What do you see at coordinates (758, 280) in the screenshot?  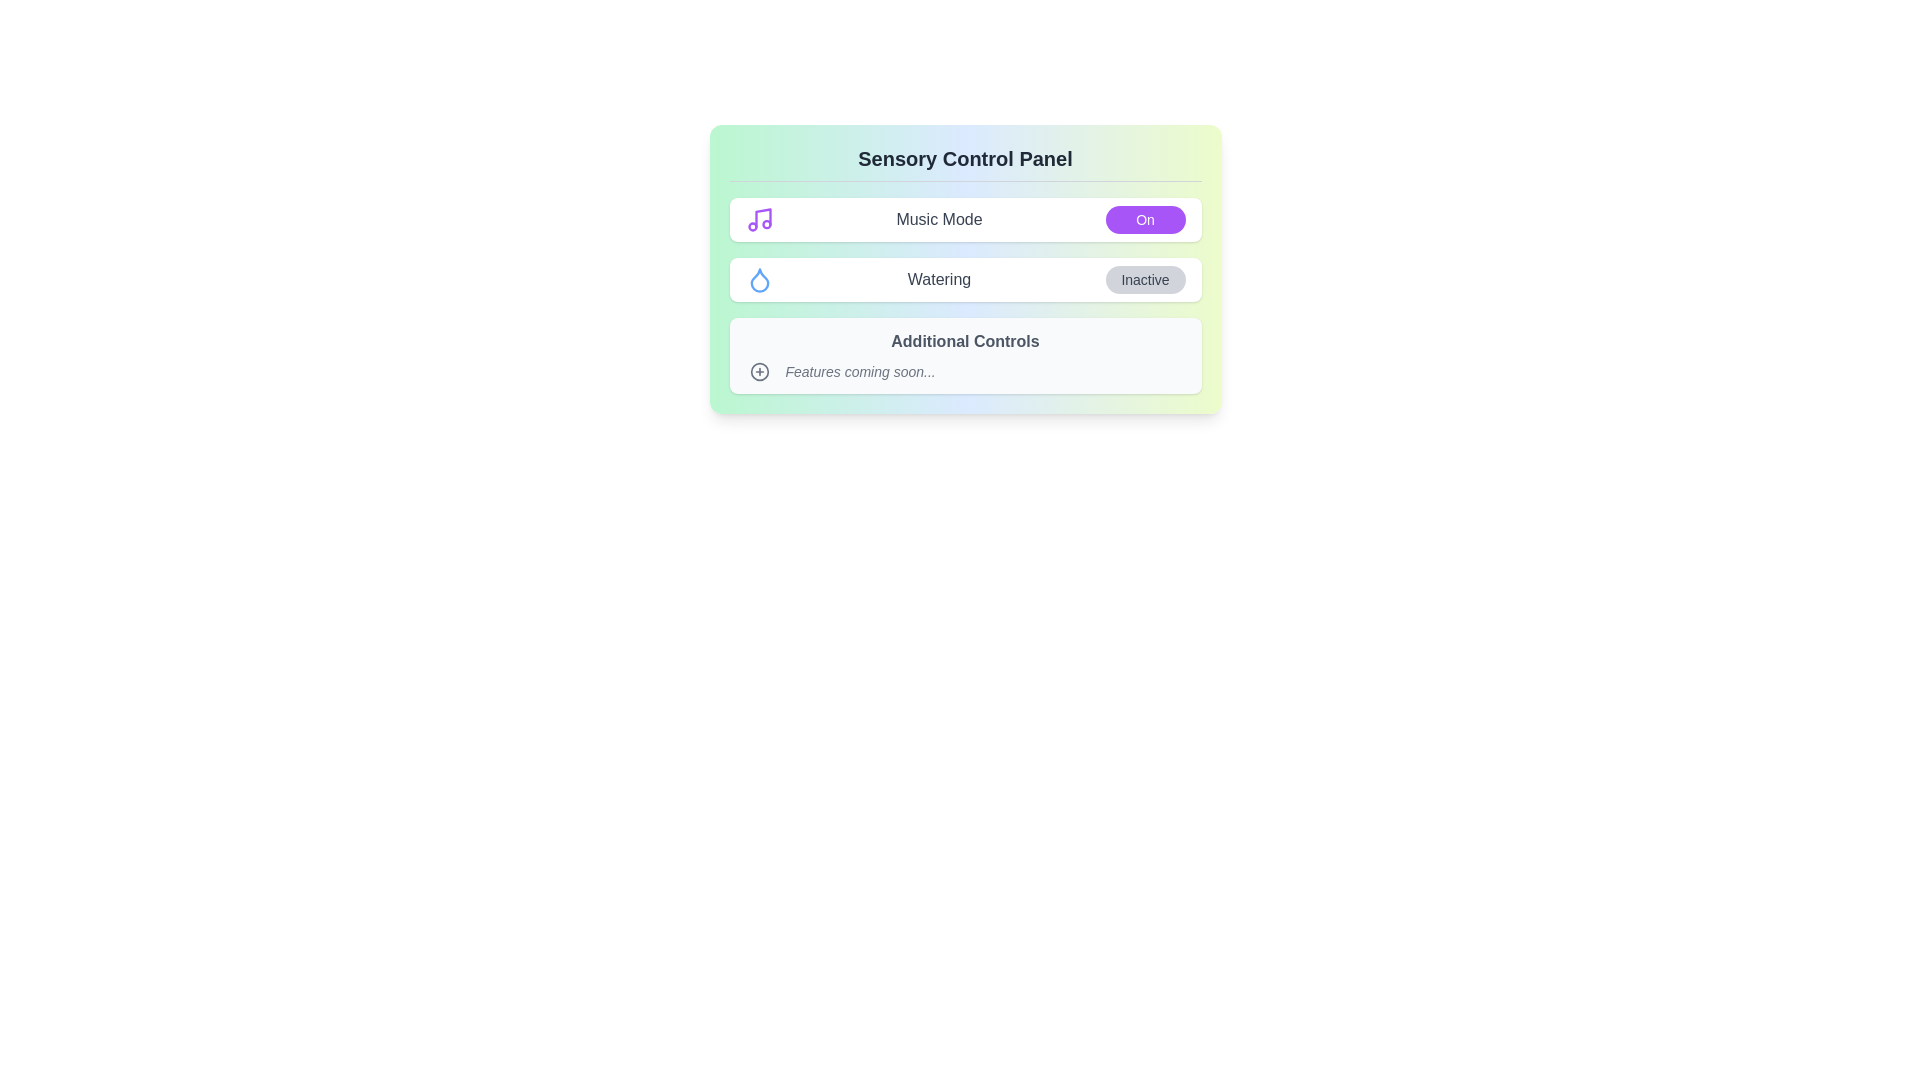 I see `the 'Watering' icon located in the second row of the sensory control panel, positioned to the left of the 'Watering' text` at bounding box center [758, 280].